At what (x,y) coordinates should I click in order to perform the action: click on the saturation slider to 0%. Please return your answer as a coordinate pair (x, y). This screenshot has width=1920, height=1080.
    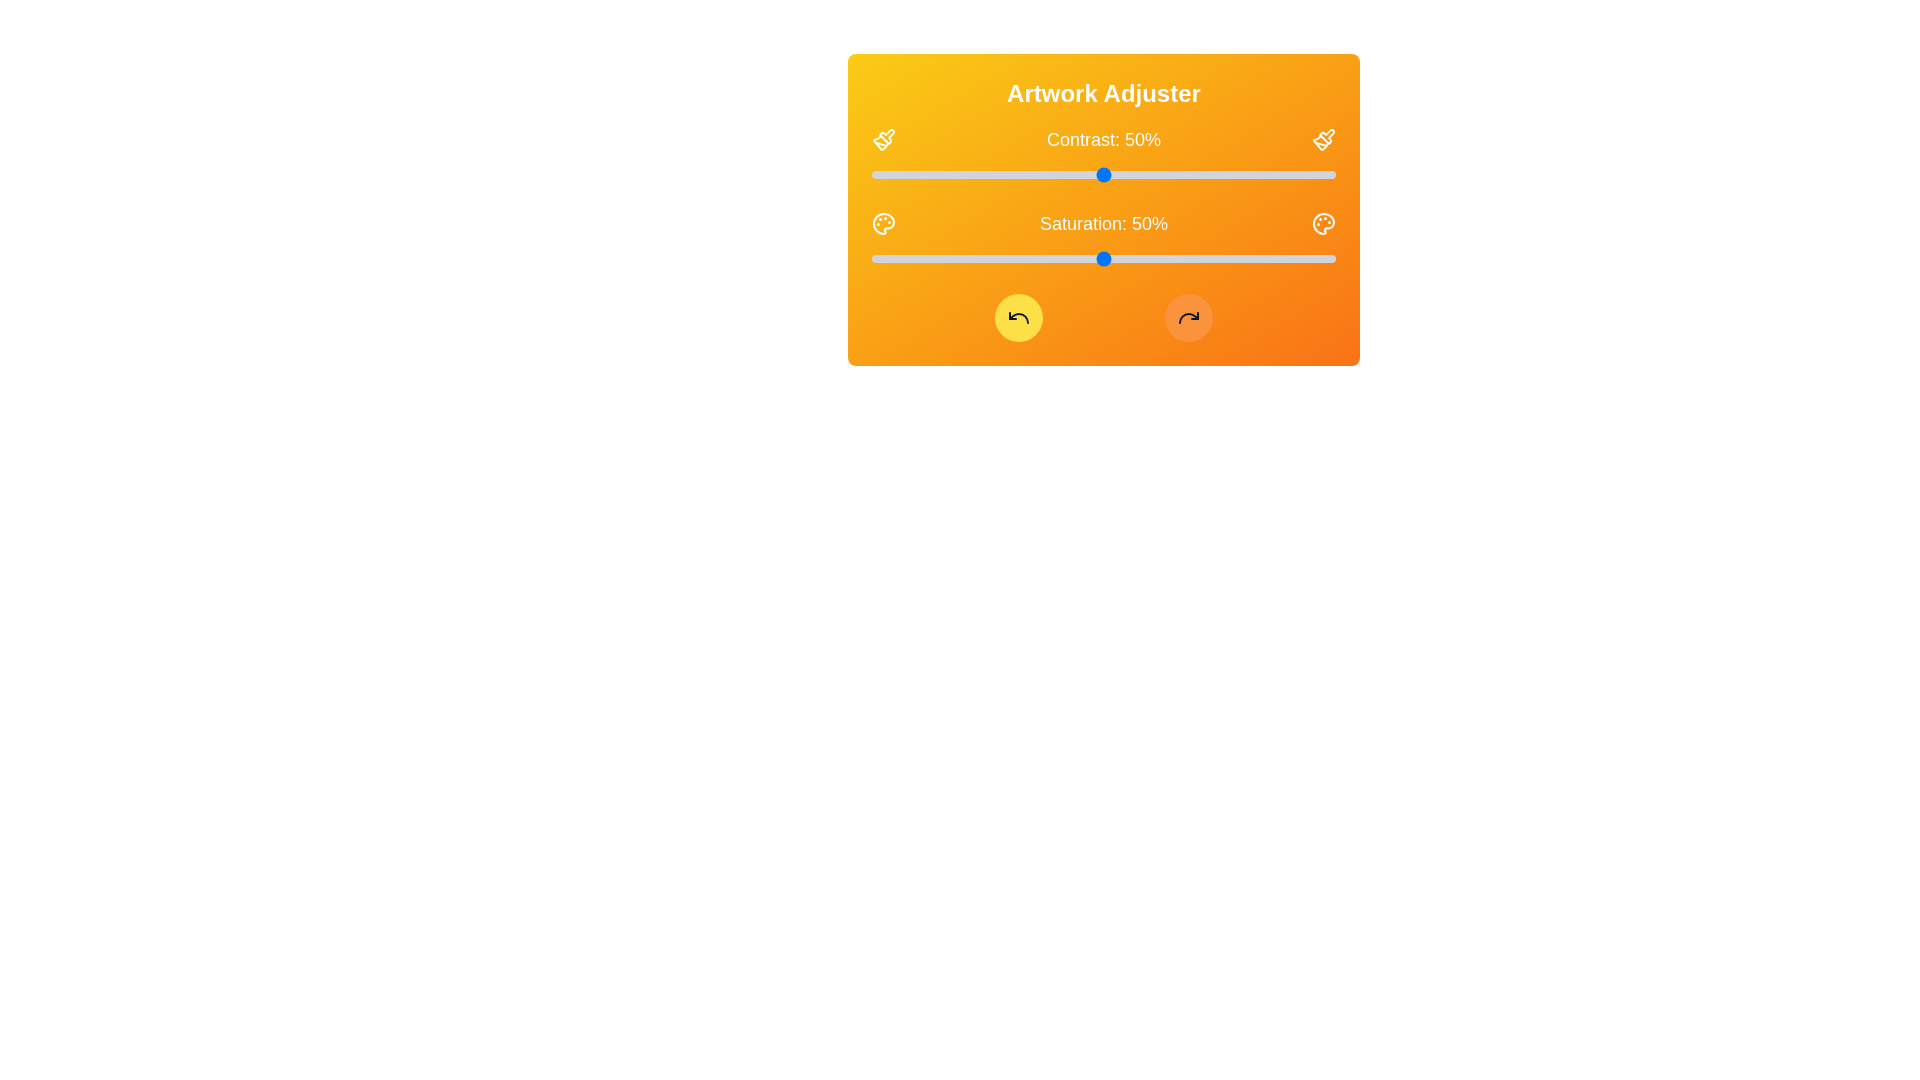
    Looking at the image, I should click on (872, 173).